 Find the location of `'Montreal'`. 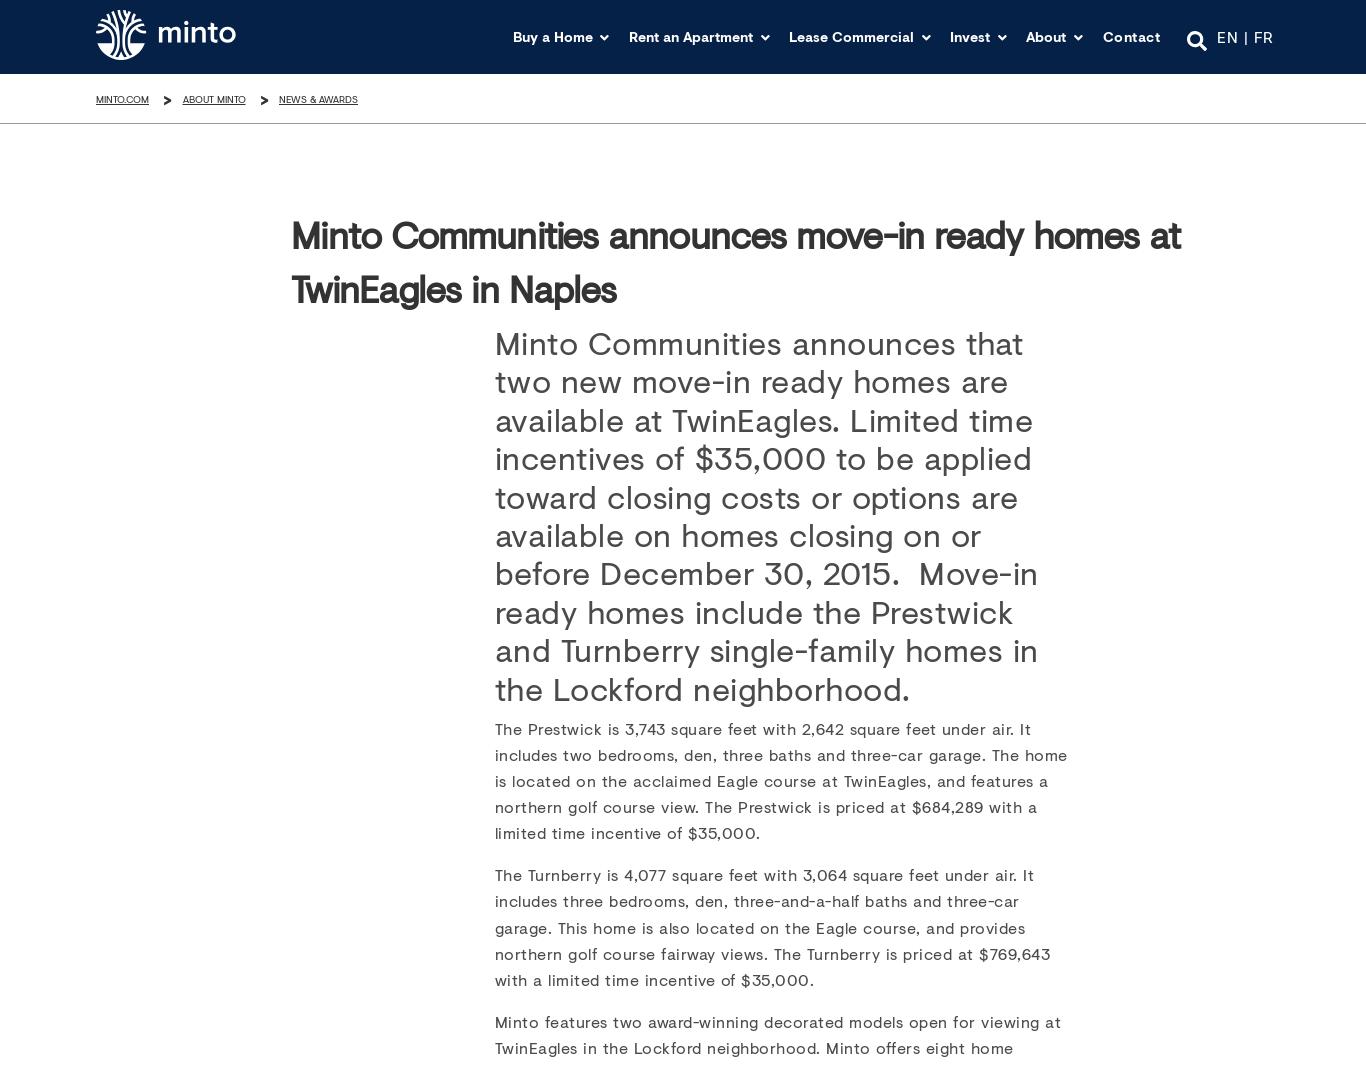

'Montreal' is located at coordinates (676, 221).